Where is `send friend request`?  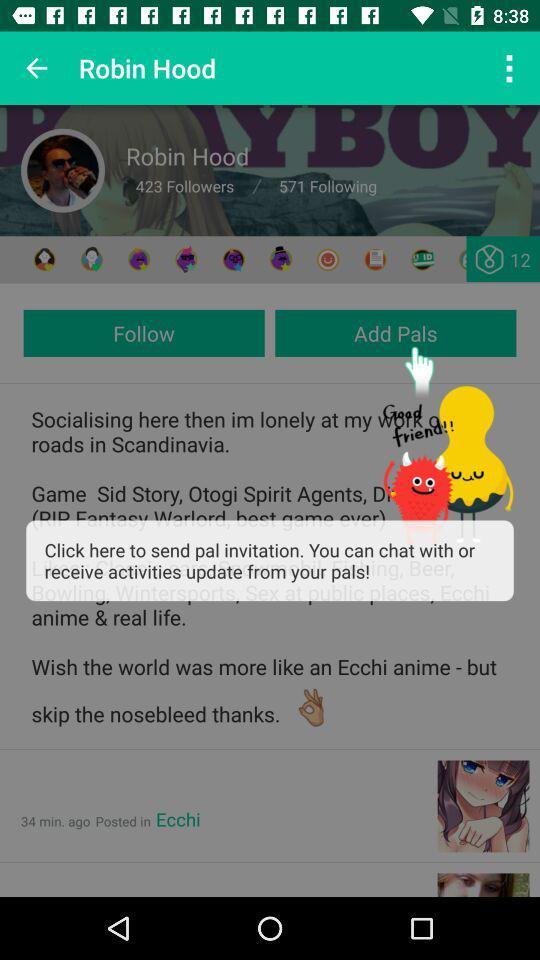 send friend request is located at coordinates (469, 258).